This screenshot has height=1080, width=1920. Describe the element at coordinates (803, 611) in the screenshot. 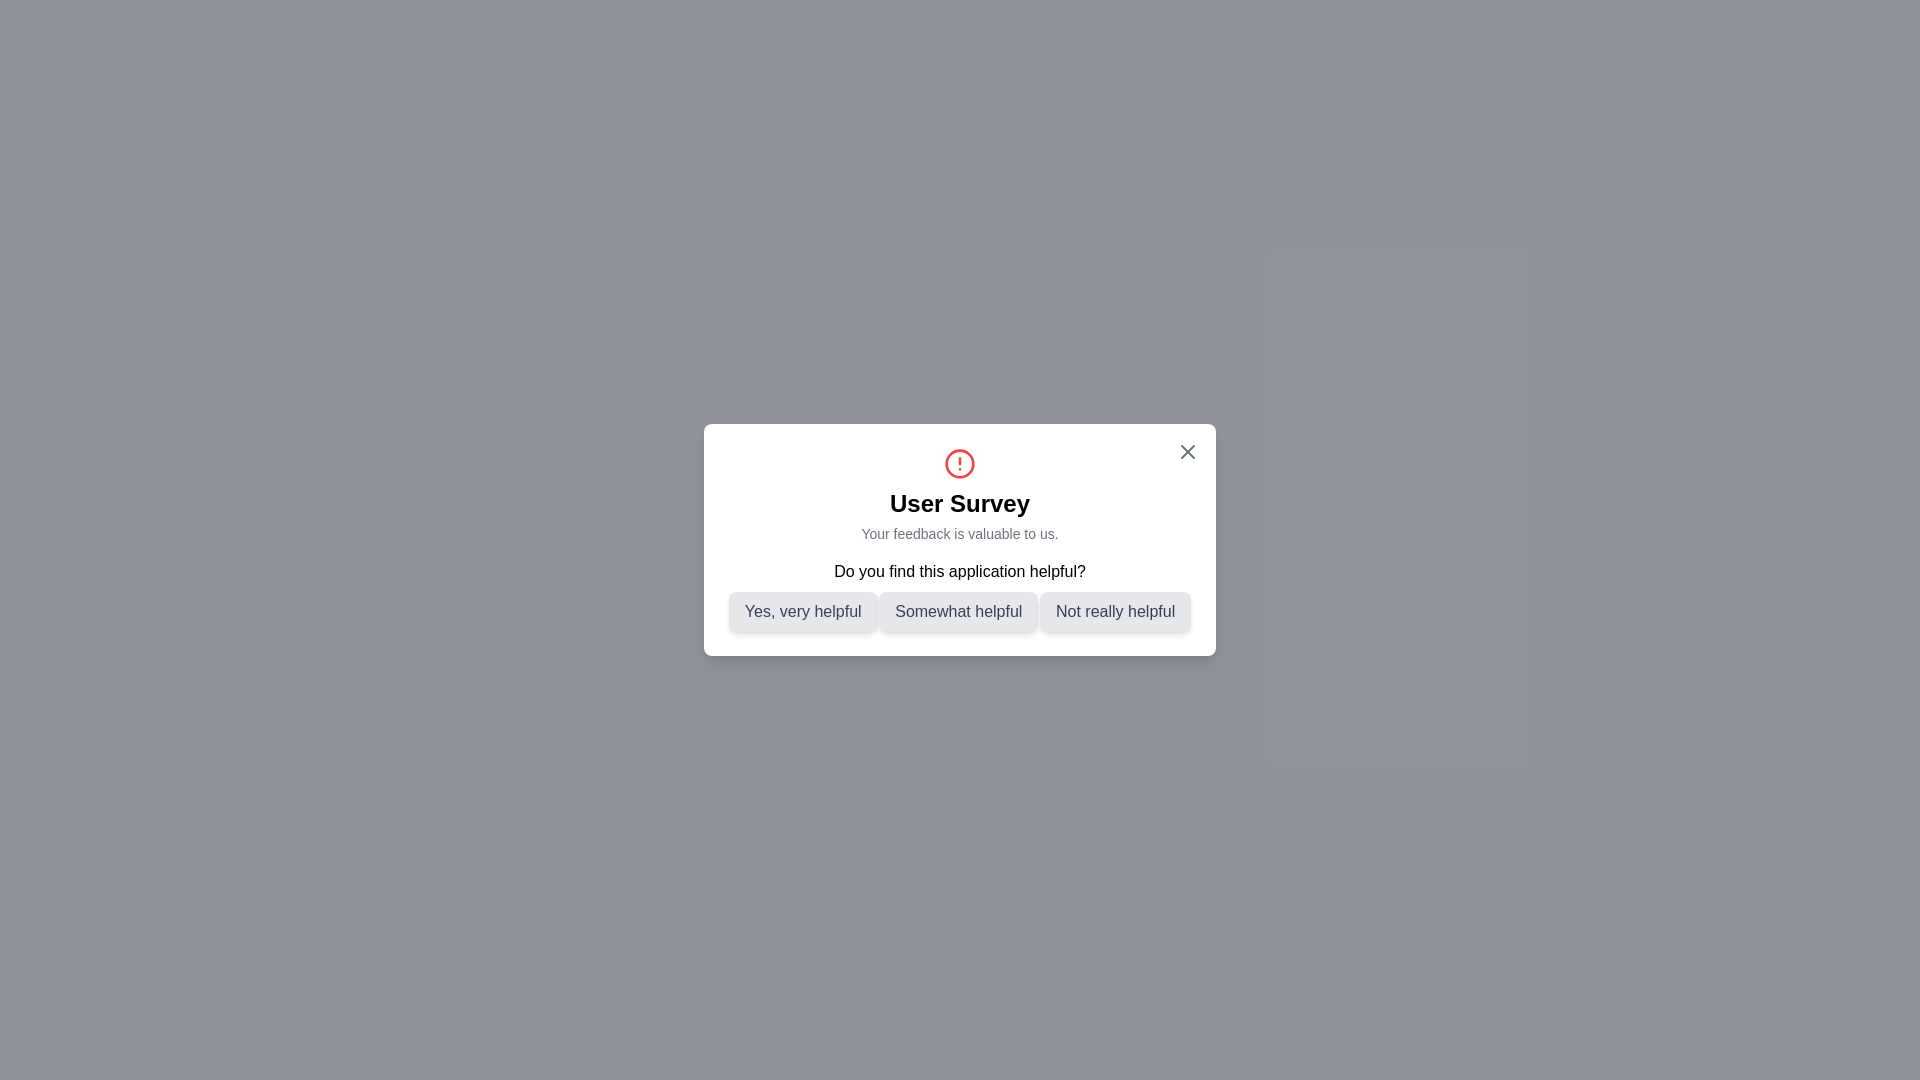

I see `the leftmost button labeled 'Yes, very helpful' in the feedback section of the pop-up modal dialog` at that location.